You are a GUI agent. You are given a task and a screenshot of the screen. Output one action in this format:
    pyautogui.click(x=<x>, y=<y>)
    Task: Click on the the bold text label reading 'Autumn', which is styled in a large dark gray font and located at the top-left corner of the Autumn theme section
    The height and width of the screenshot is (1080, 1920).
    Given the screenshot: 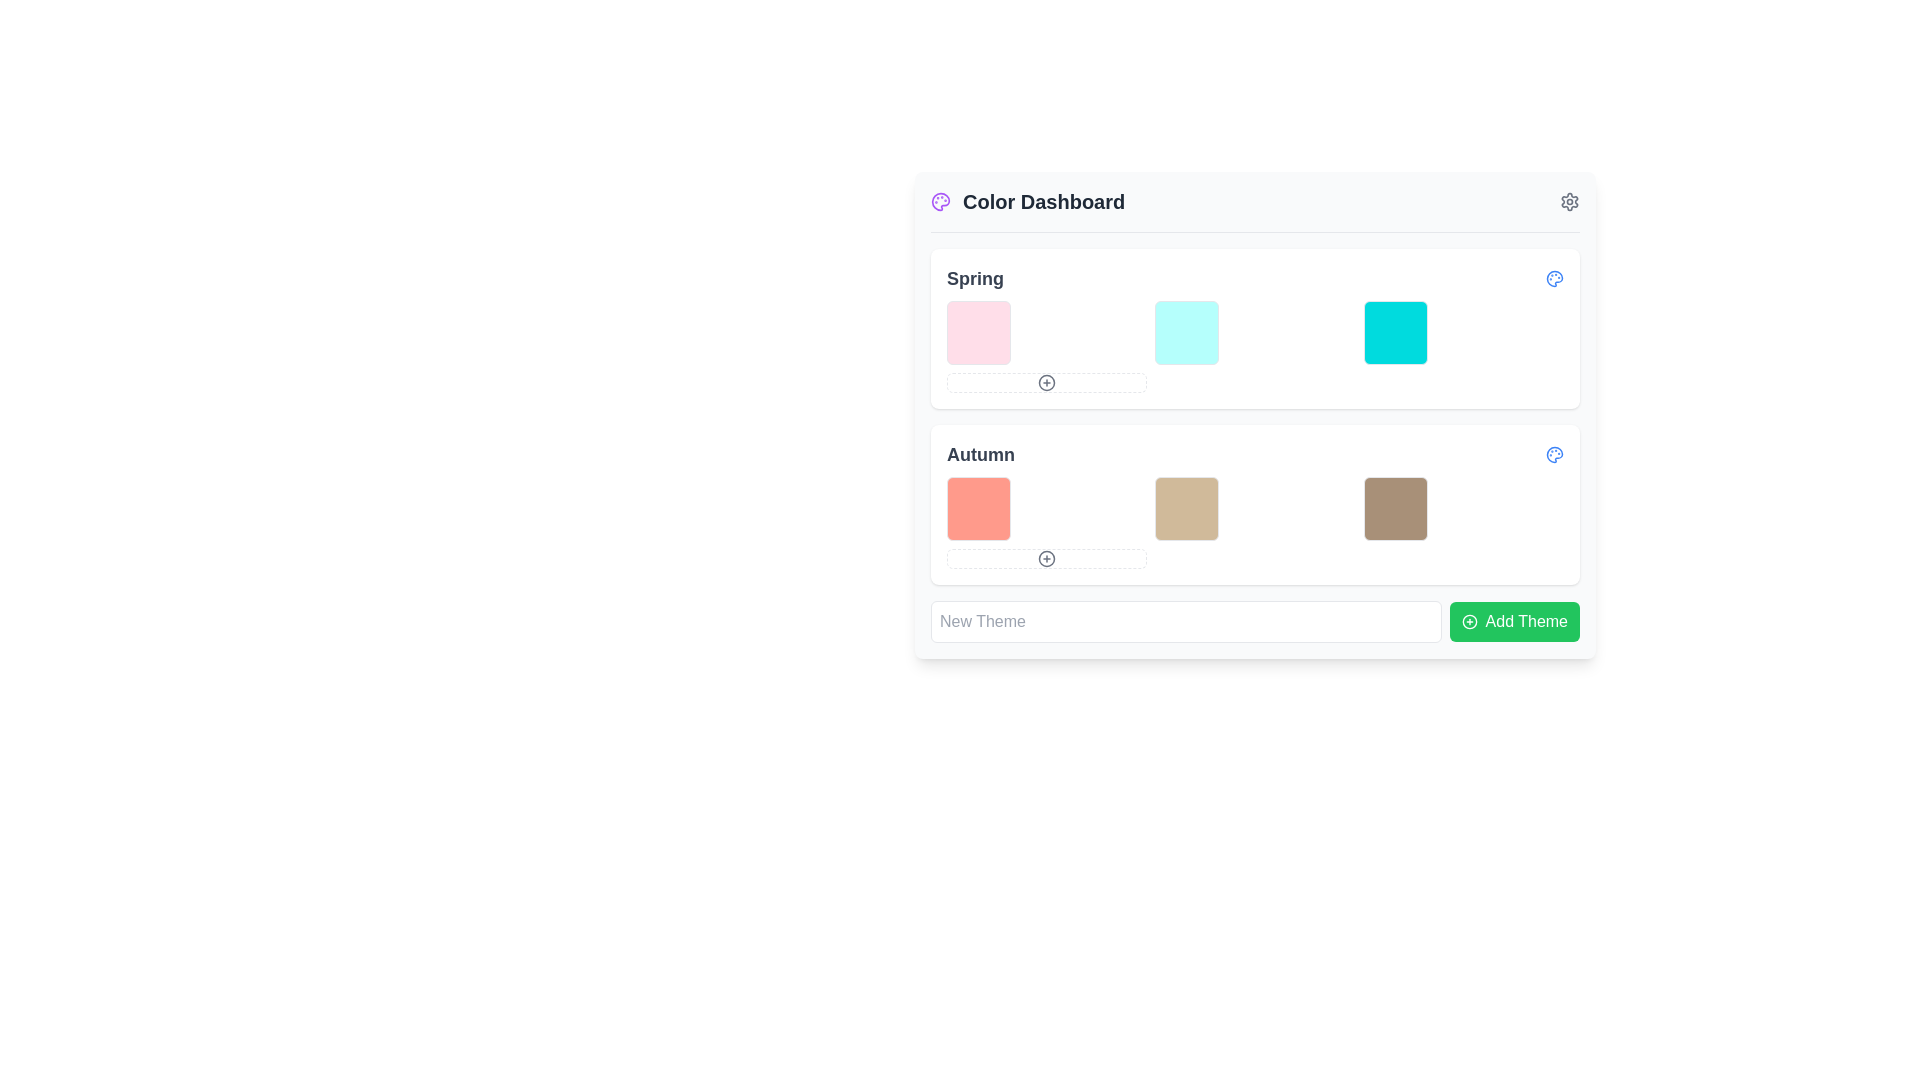 What is the action you would take?
    pyautogui.click(x=980, y=455)
    